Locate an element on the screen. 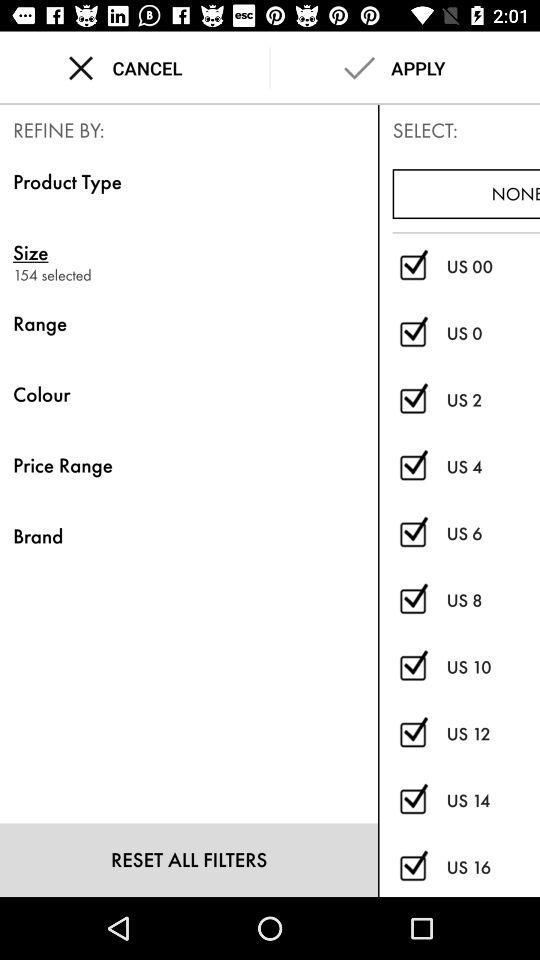  us 4 checkbox is located at coordinates (412, 467).